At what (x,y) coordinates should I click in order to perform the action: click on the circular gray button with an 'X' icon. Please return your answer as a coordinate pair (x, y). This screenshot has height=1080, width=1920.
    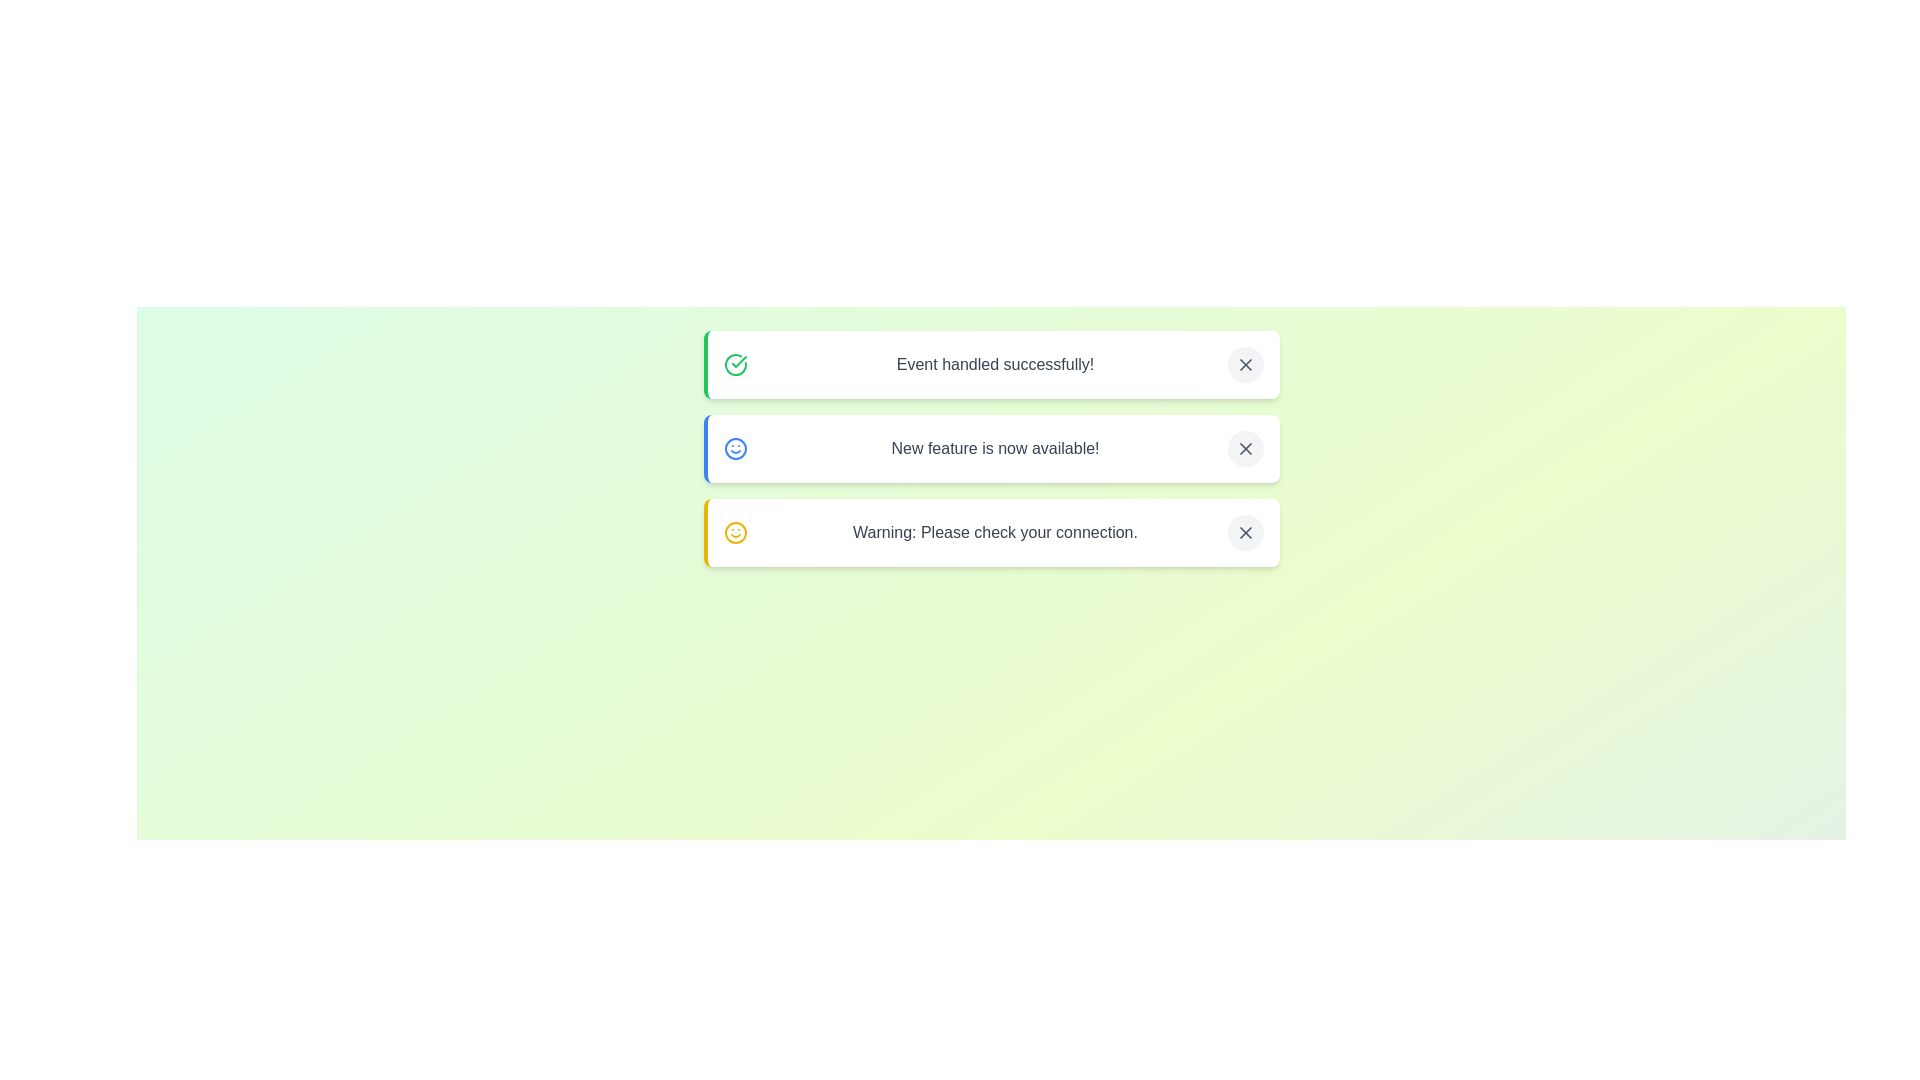
    Looking at the image, I should click on (1244, 531).